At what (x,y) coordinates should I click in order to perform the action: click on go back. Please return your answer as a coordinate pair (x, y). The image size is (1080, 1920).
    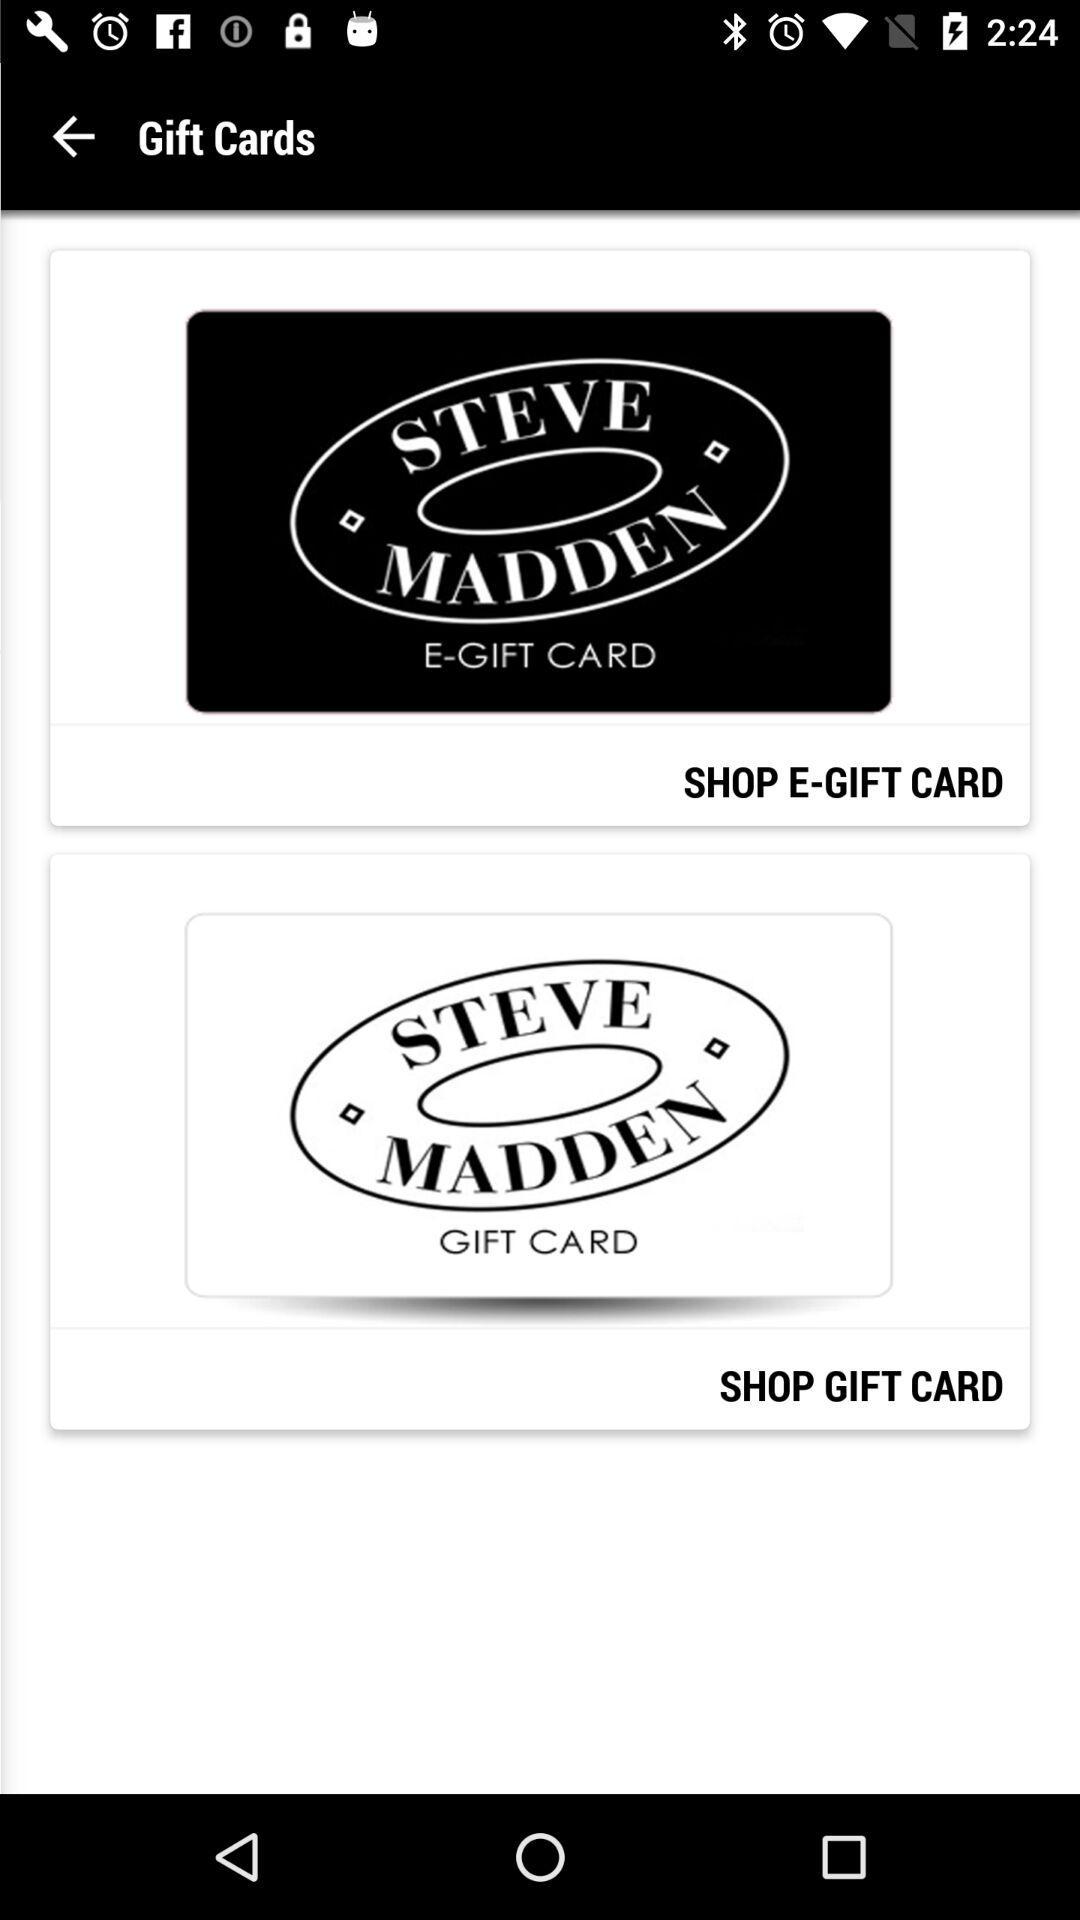
    Looking at the image, I should click on (72, 135).